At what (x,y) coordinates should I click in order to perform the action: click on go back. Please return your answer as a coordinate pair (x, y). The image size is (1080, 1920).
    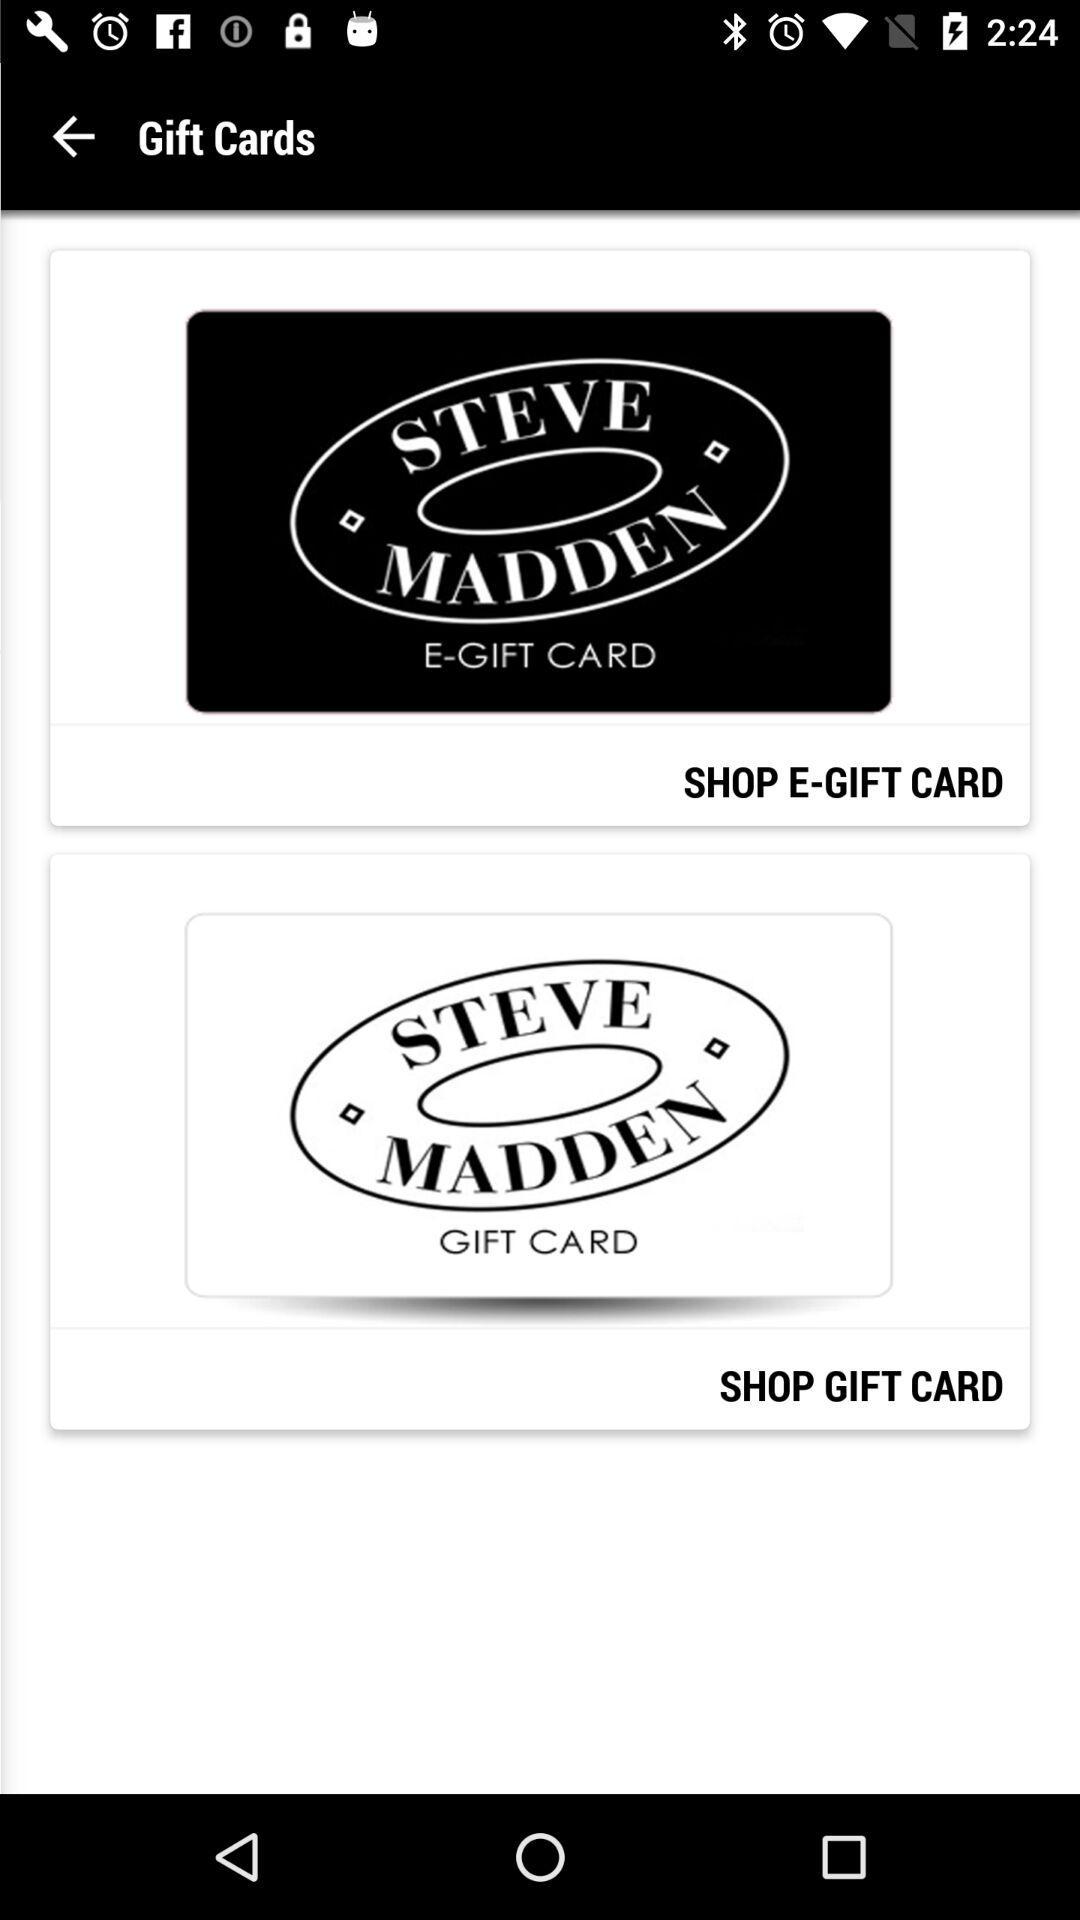
    Looking at the image, I should click on (72, 135).